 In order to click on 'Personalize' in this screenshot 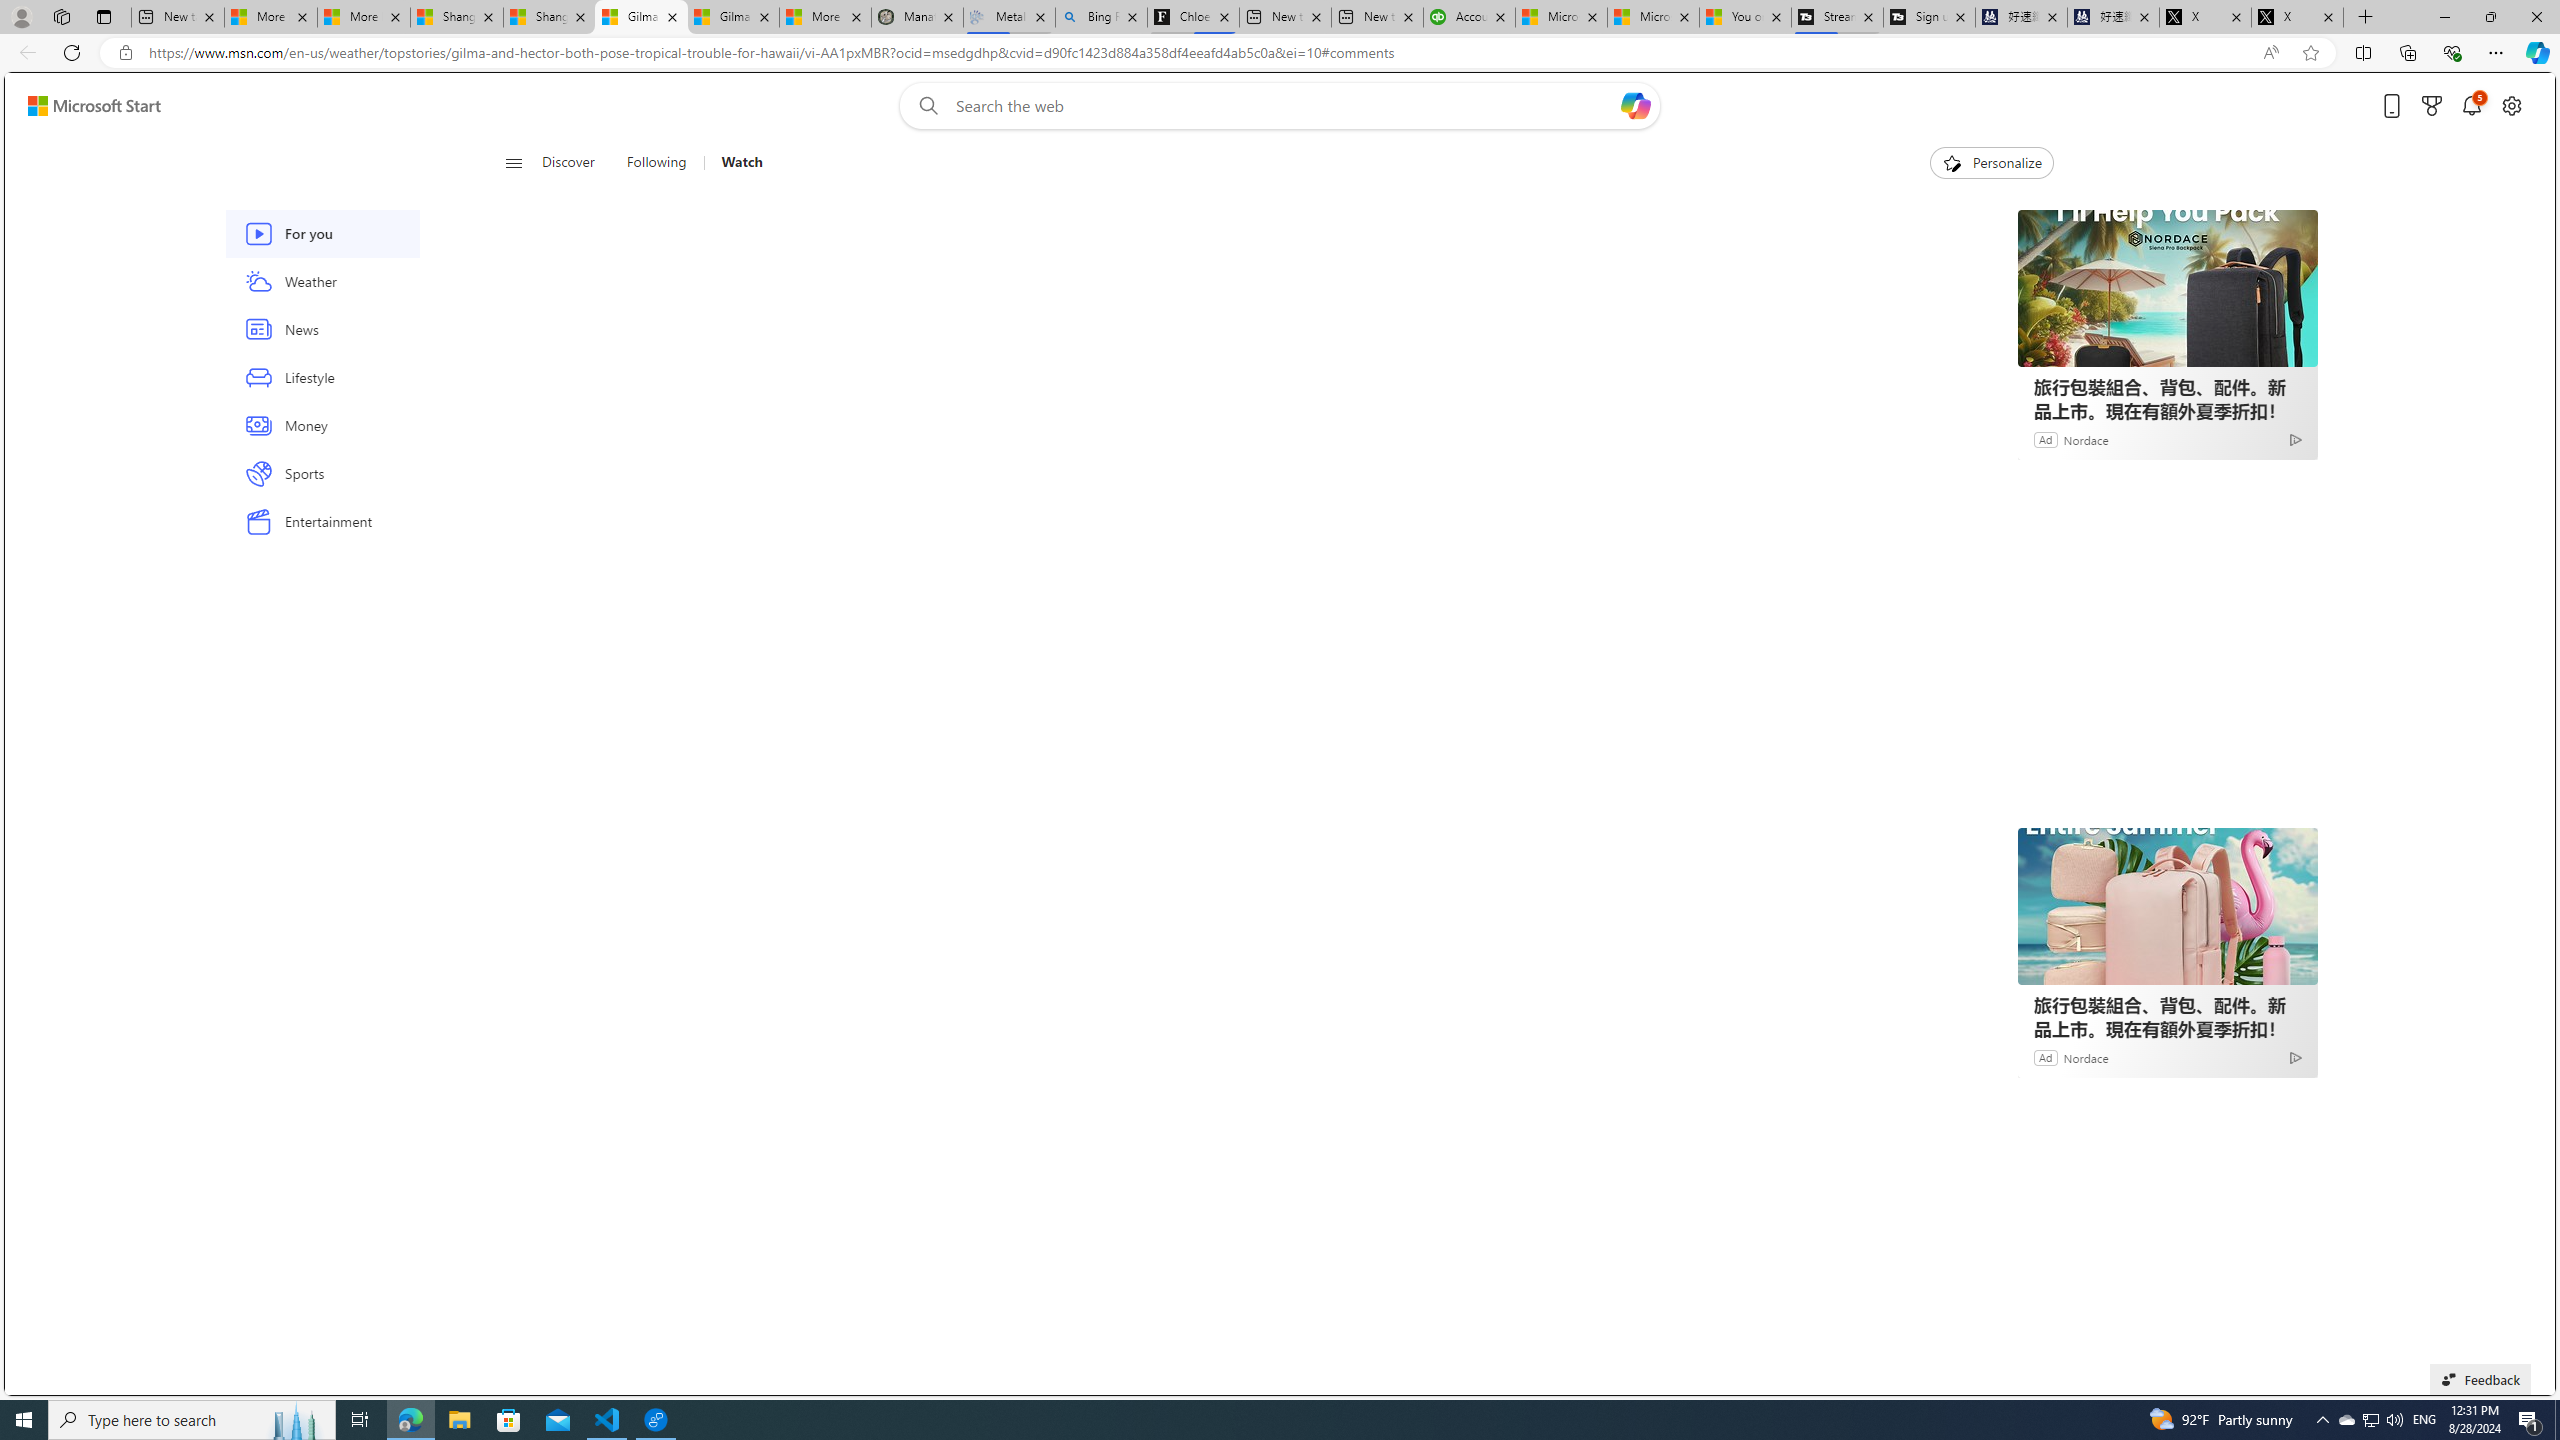, I will do `click(1990, 162)`.